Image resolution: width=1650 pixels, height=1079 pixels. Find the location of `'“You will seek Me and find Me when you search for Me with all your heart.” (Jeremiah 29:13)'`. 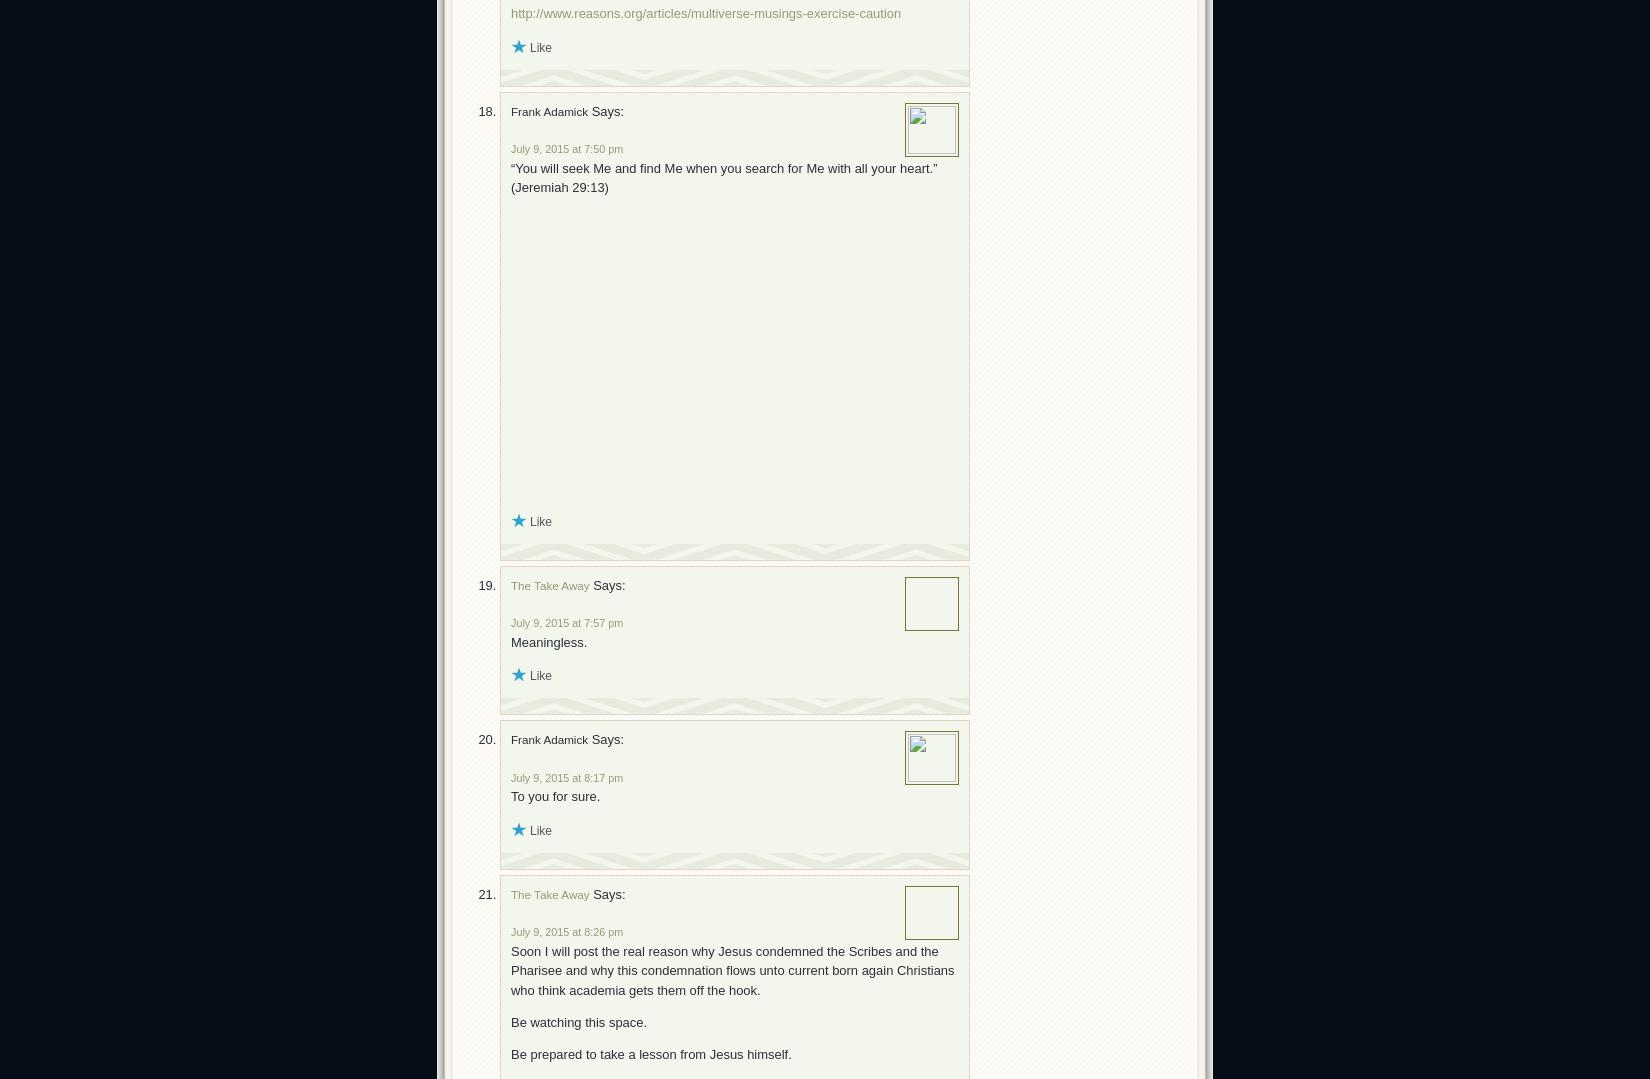

'“You will seek Me and find Me when you search for Me with all your heart.” (Jeremiah 29:13)' is located at coordinates (723, 177).